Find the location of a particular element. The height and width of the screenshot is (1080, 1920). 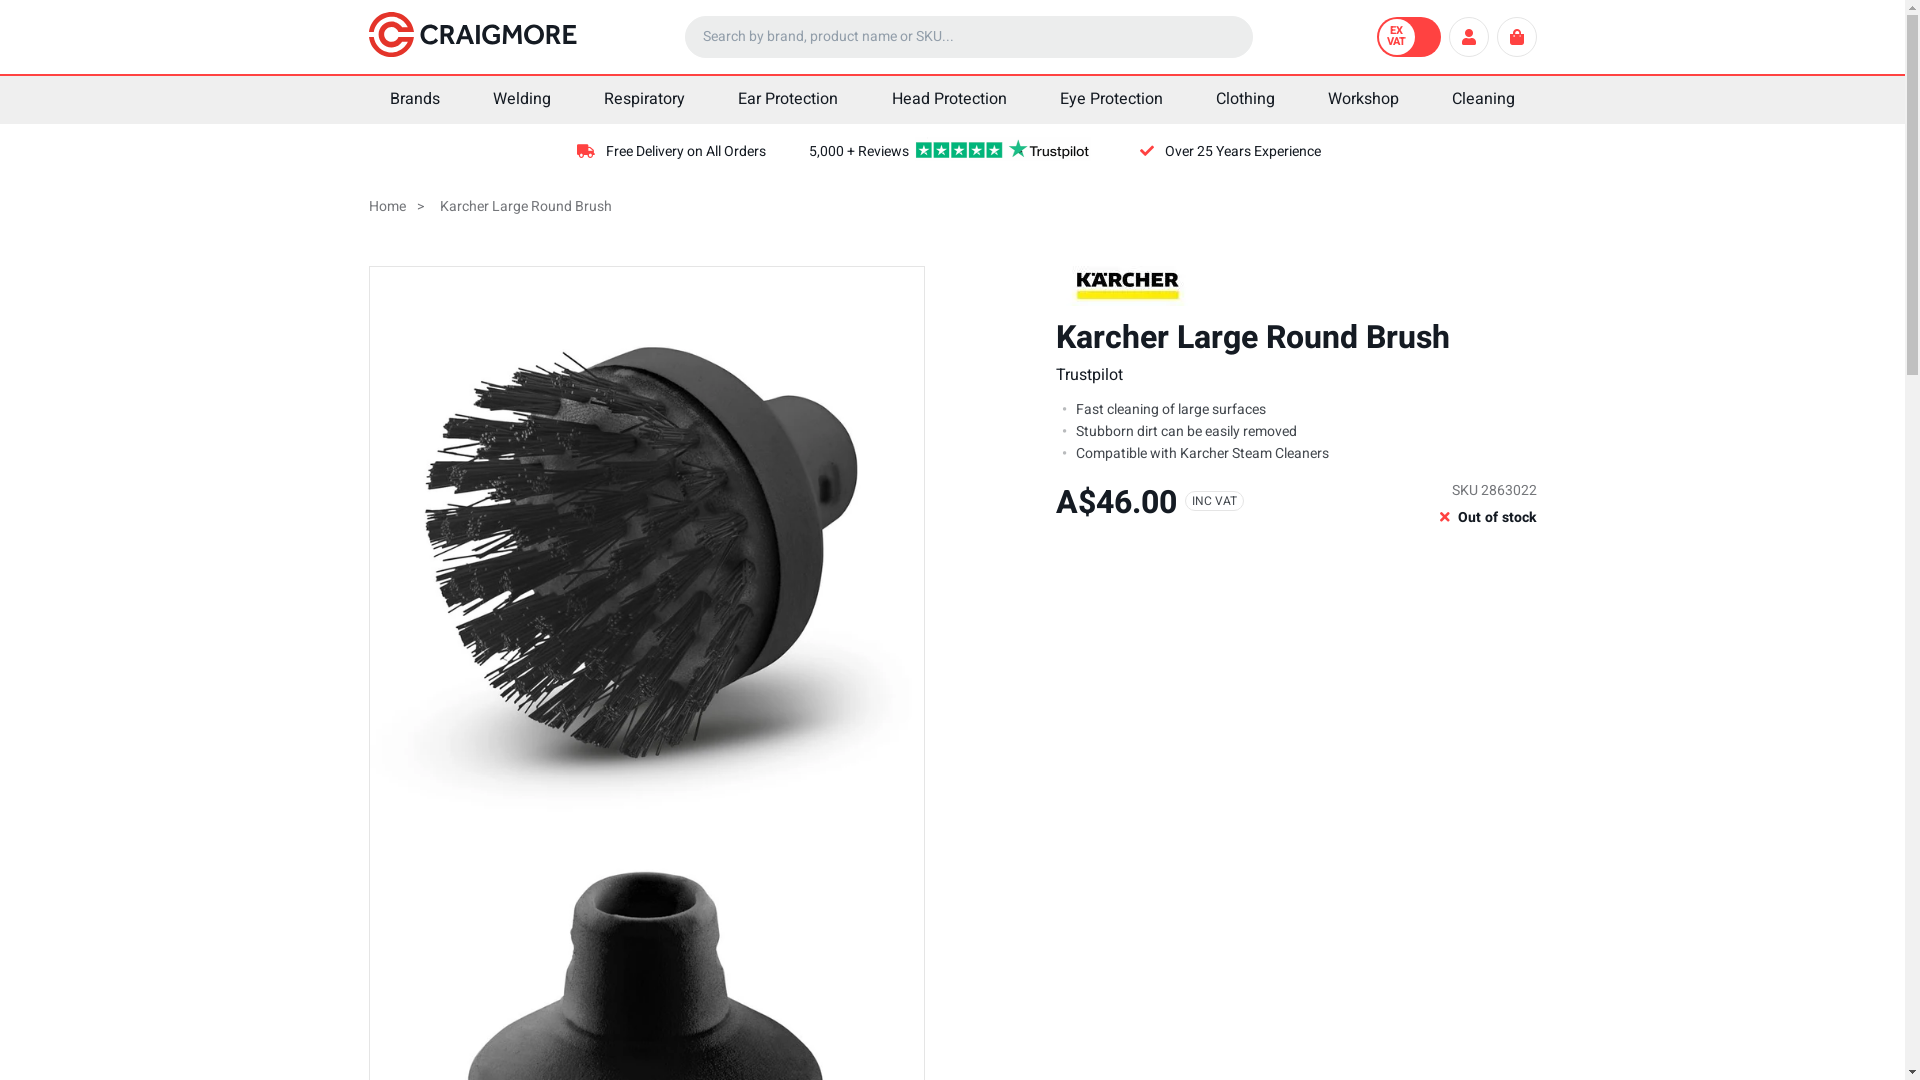

'Clothing' is located at coordinates (1243, 100).